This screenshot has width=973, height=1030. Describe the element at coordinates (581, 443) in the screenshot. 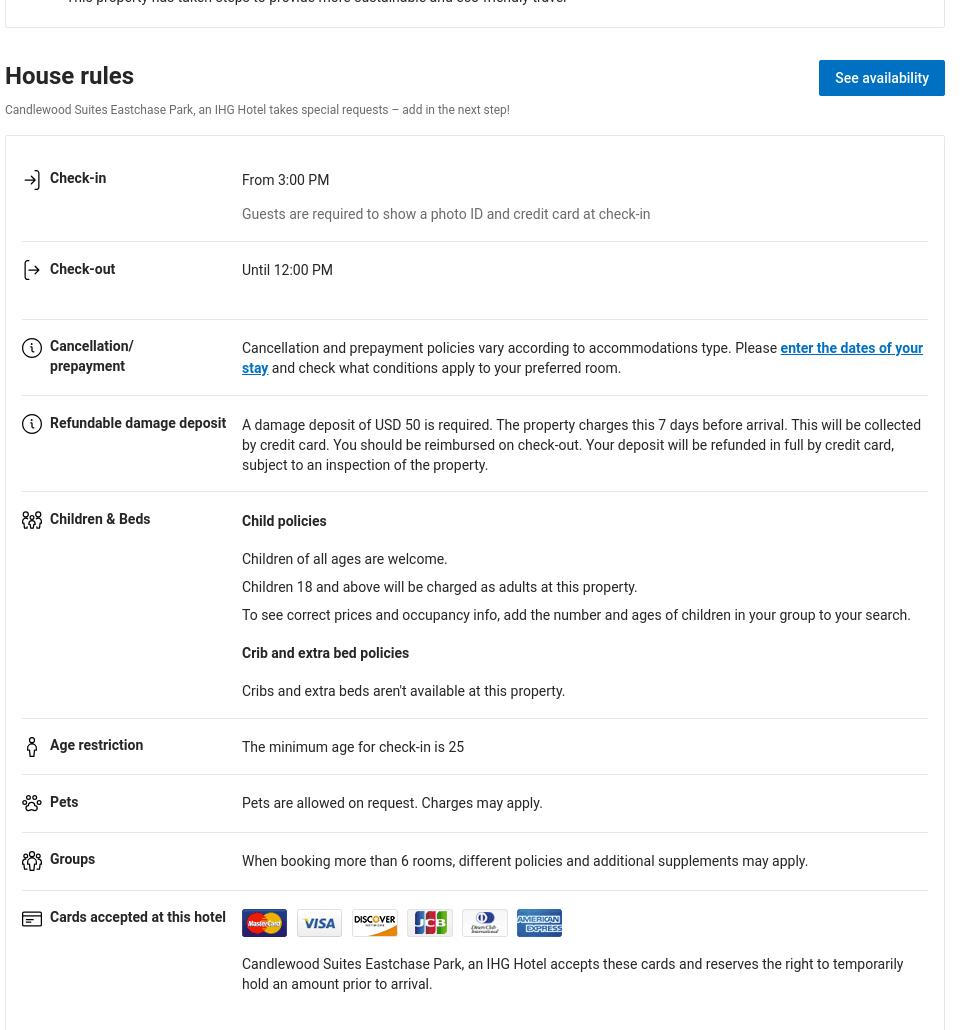

I see `'A damage deposit of USD 50 is required. The property charges this 7 days before arrival. This will be collected by credit card. You should be reimbursed on check-out. Your deposit will be refunded in full by credit card, subject to an inspection of the property.'` at that location.